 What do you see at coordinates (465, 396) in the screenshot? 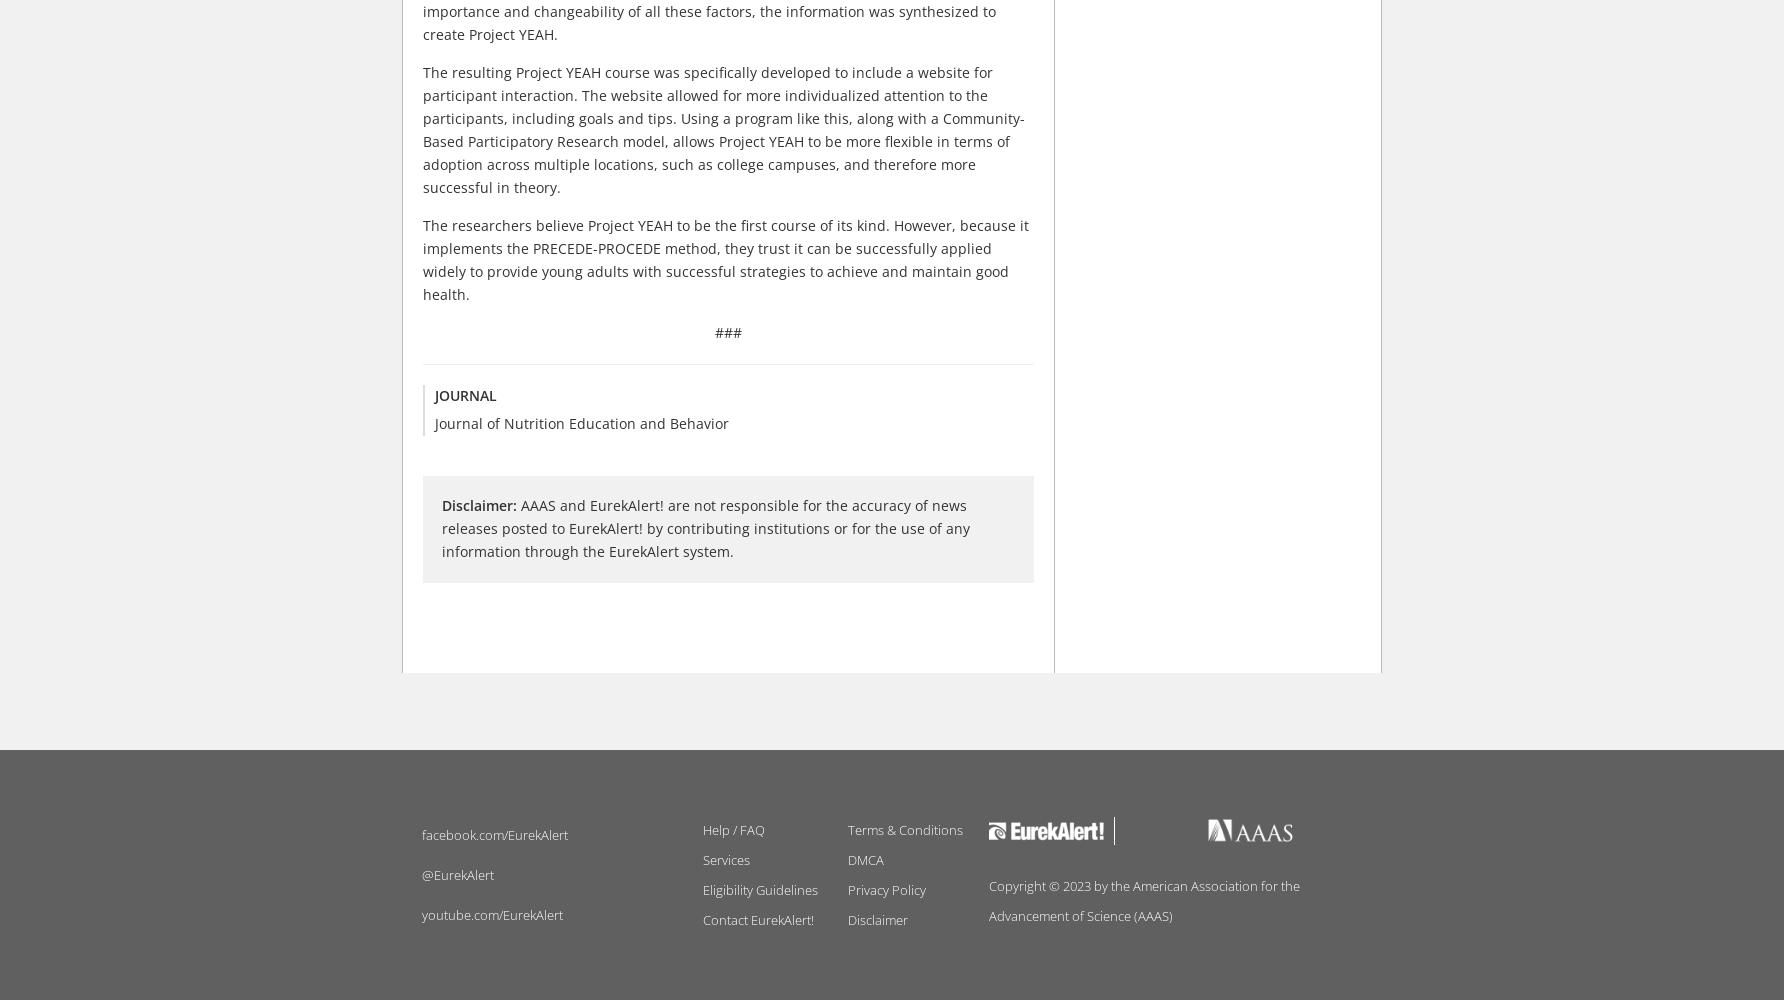
I see `'Journal'` at bounding box center [465, 396].